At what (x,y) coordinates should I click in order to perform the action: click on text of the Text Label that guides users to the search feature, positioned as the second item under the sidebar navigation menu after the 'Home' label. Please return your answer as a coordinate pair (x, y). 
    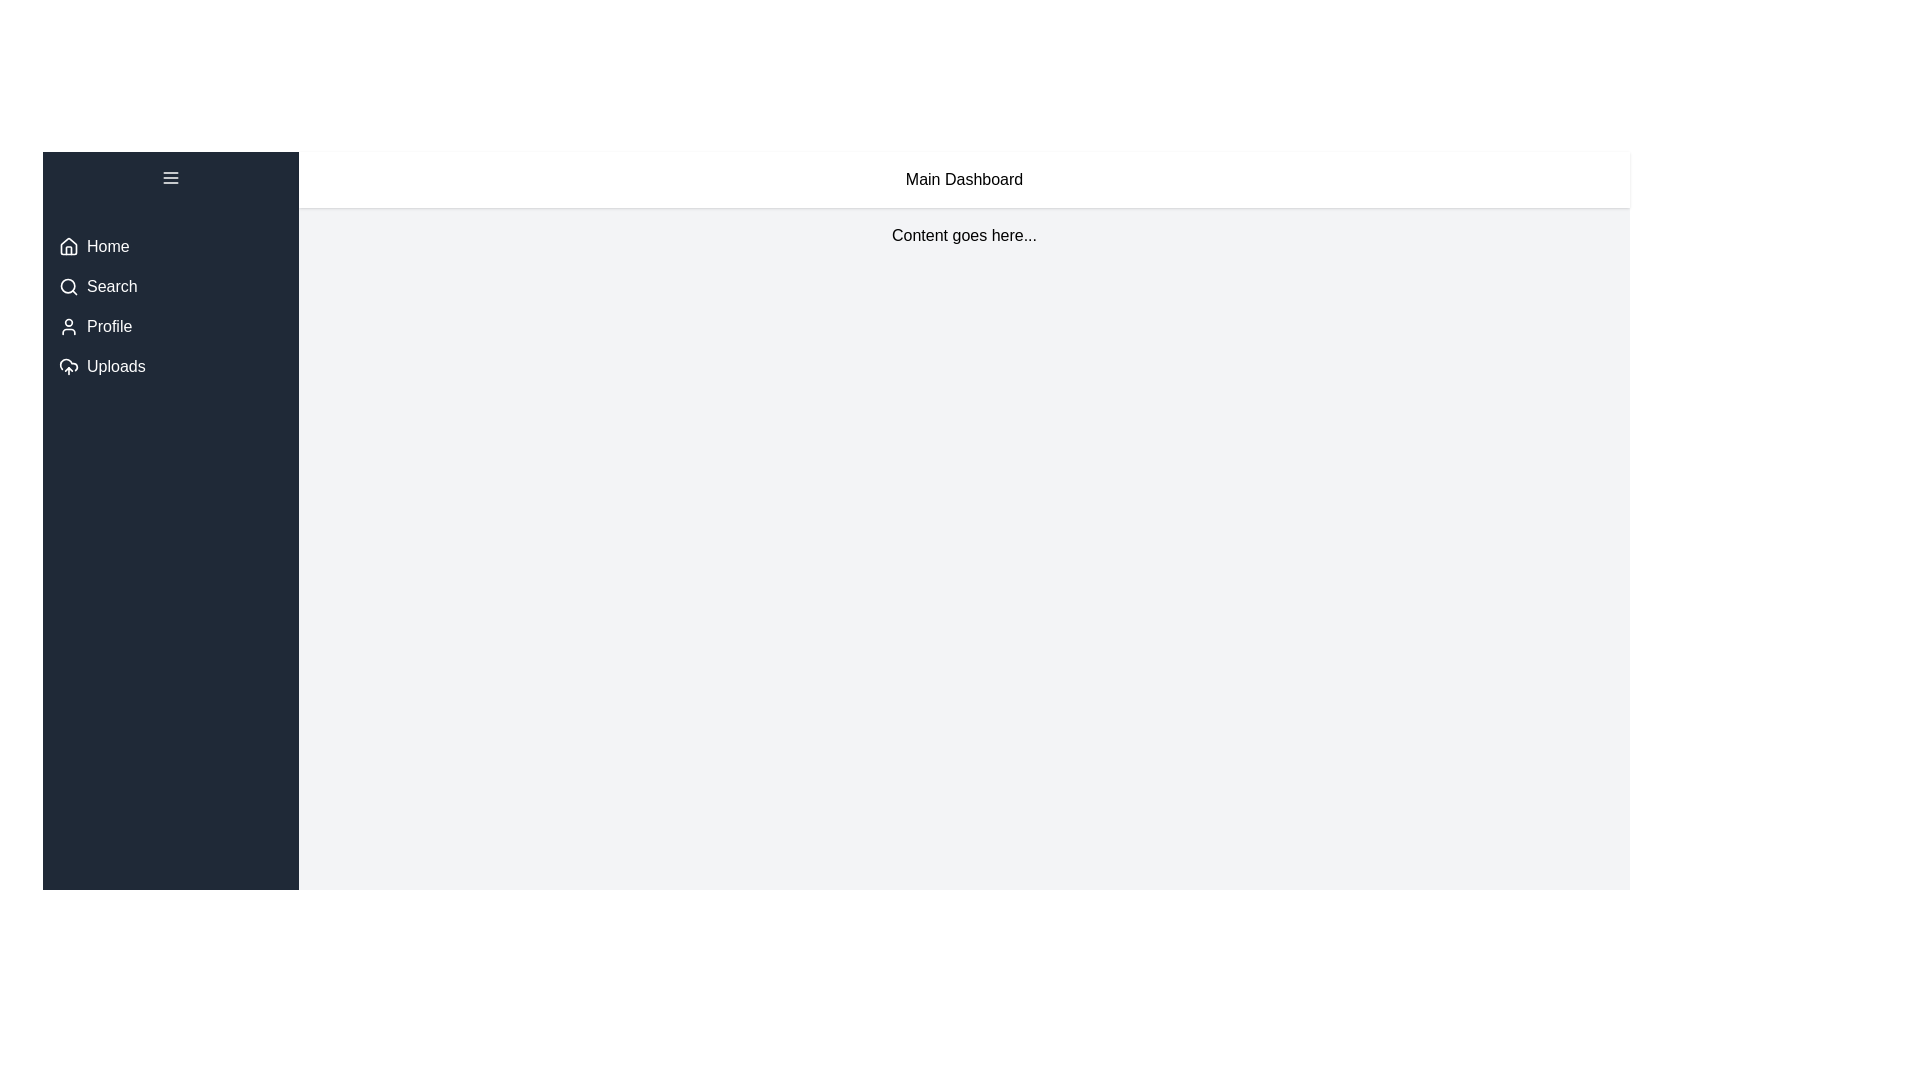
    Looking at the image, I should click on (111, 286).